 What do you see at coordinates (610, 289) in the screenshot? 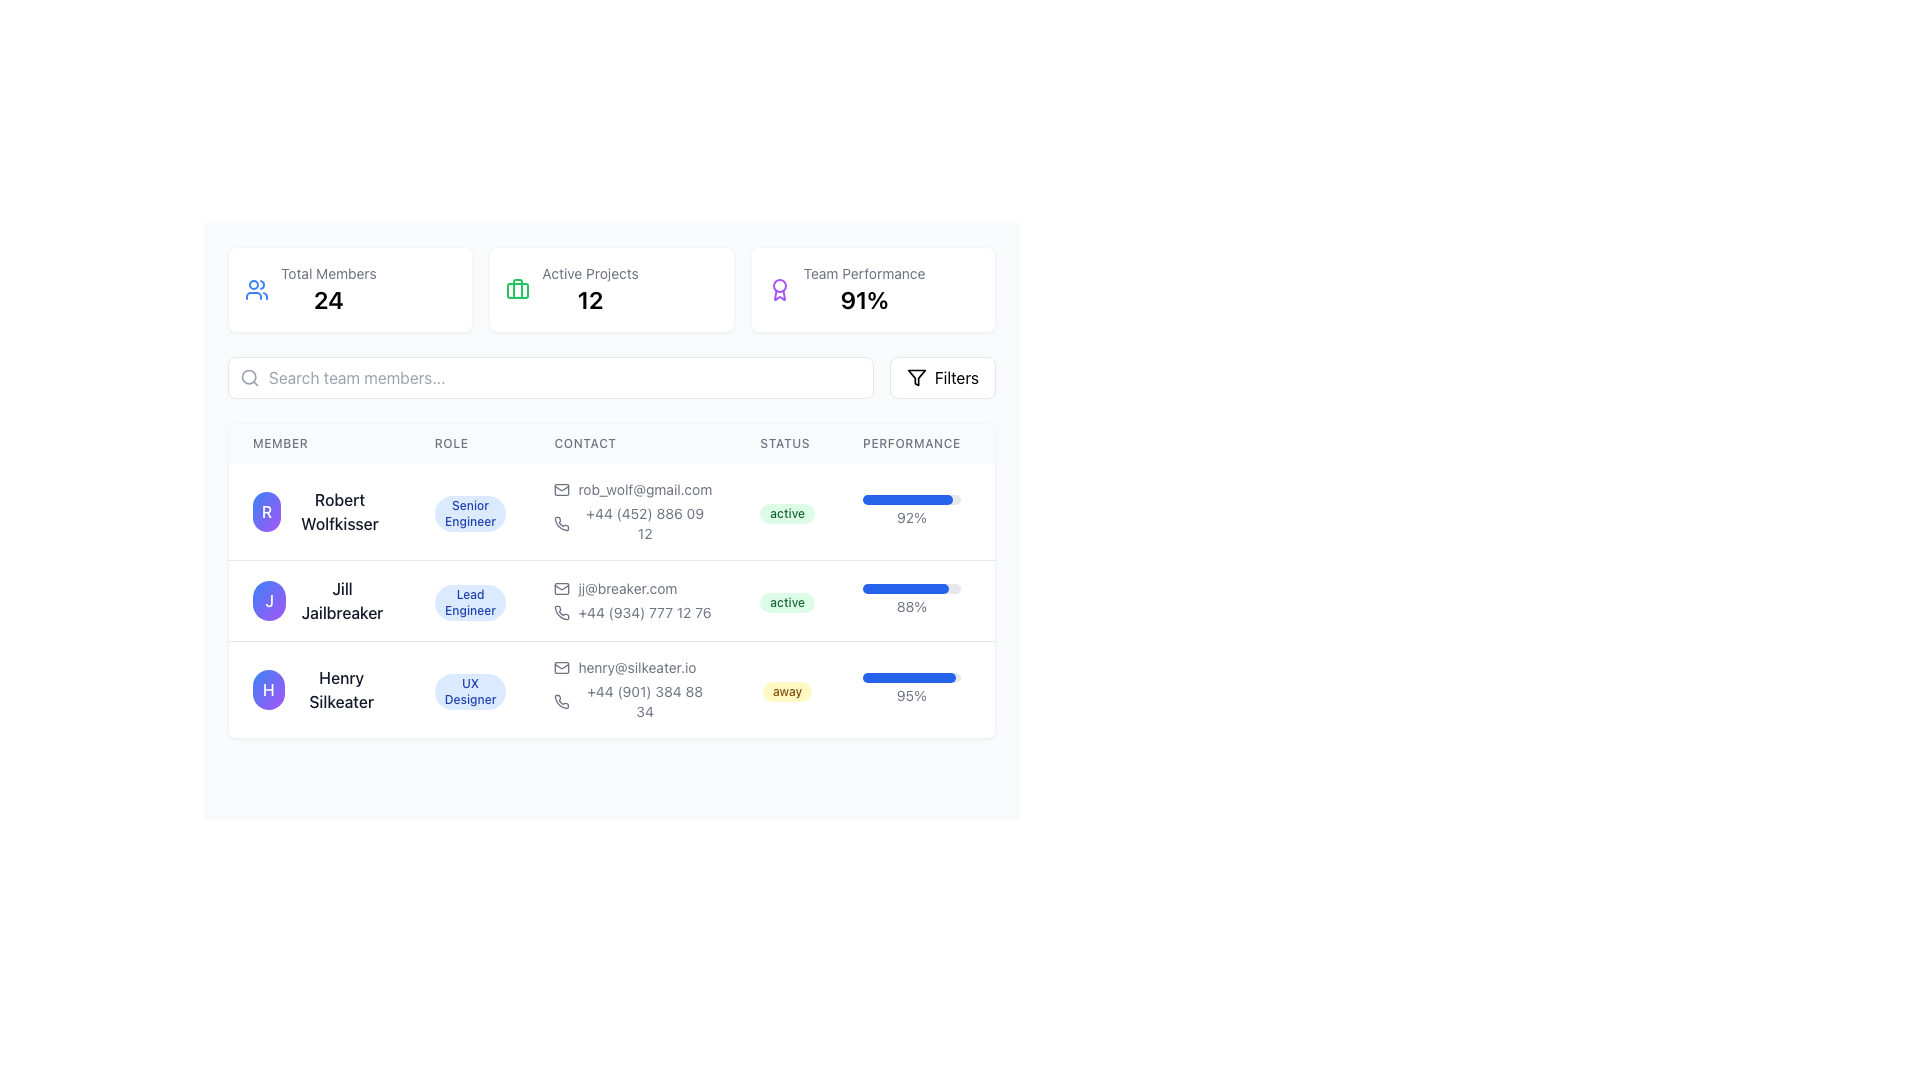
I see `the Information display panel that shows a briefcase icon, 'Active Projects' in small gray text, and '12' in bold large text, located centrally between 'Total Members' and 'Team Performance'` at bounding box center [610, 289].